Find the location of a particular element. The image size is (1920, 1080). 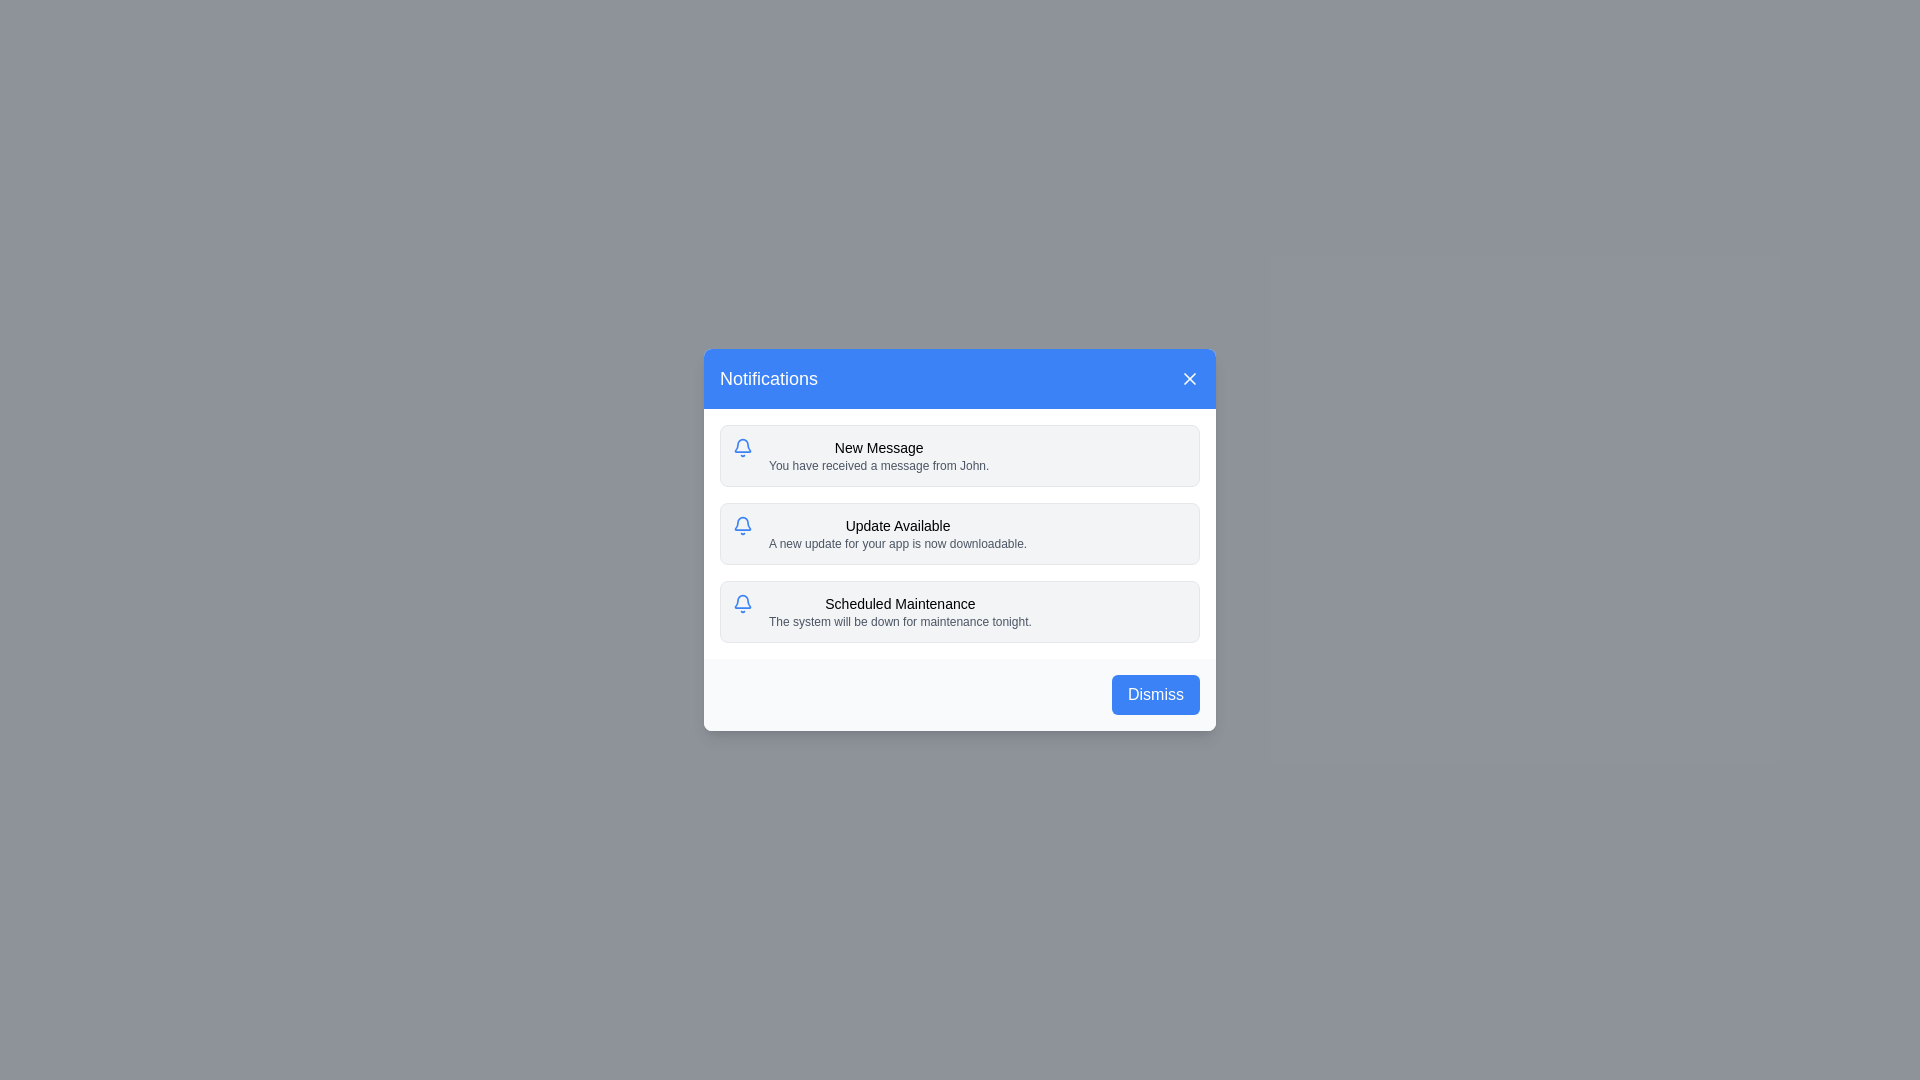

the visual appearance of the bell icon, which is part of the notification system design and is located near the left side of the notification messages is located at coordinates (742, 444).